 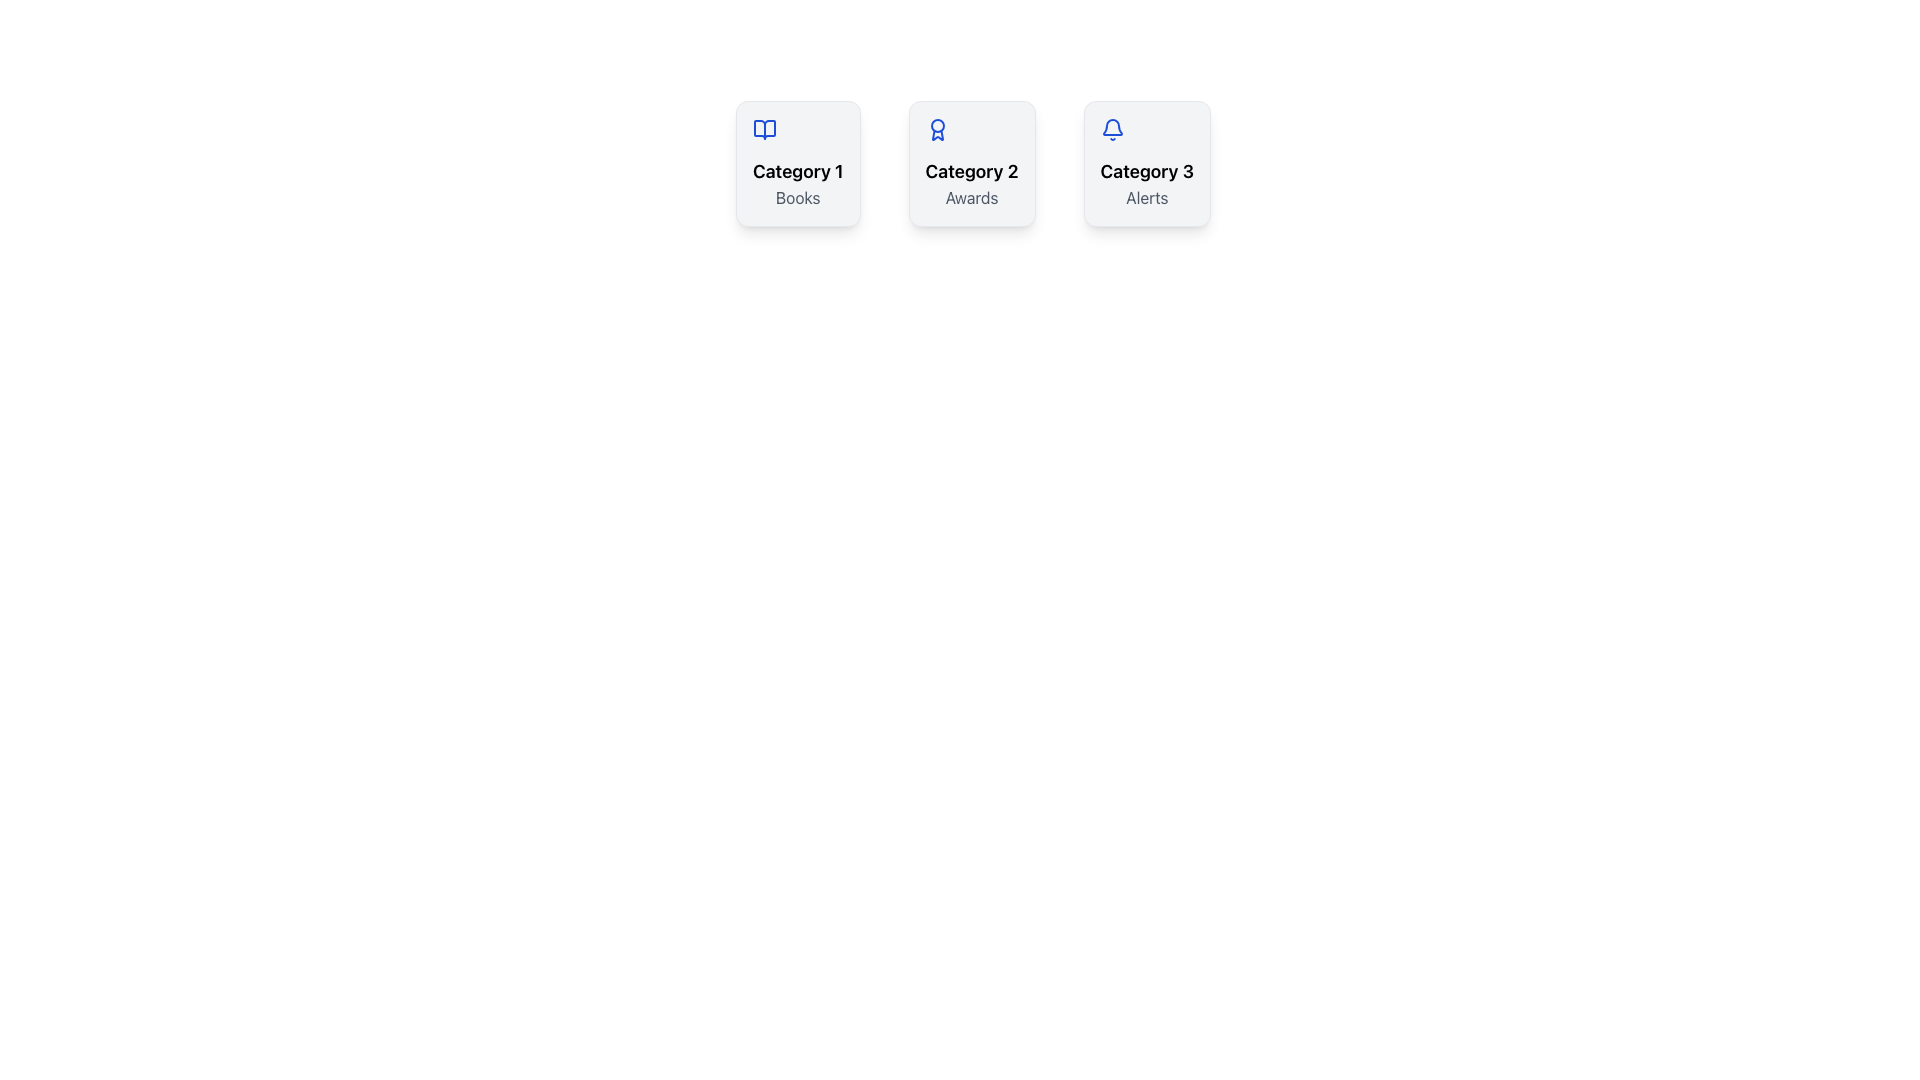 What do you see at coordinates (1111, 130) in the screenshot?
I see `the bell icon located above the text 'Category 3' and 'Alerts' in the 'Category 3' card` at bounding box center [1111, 130].